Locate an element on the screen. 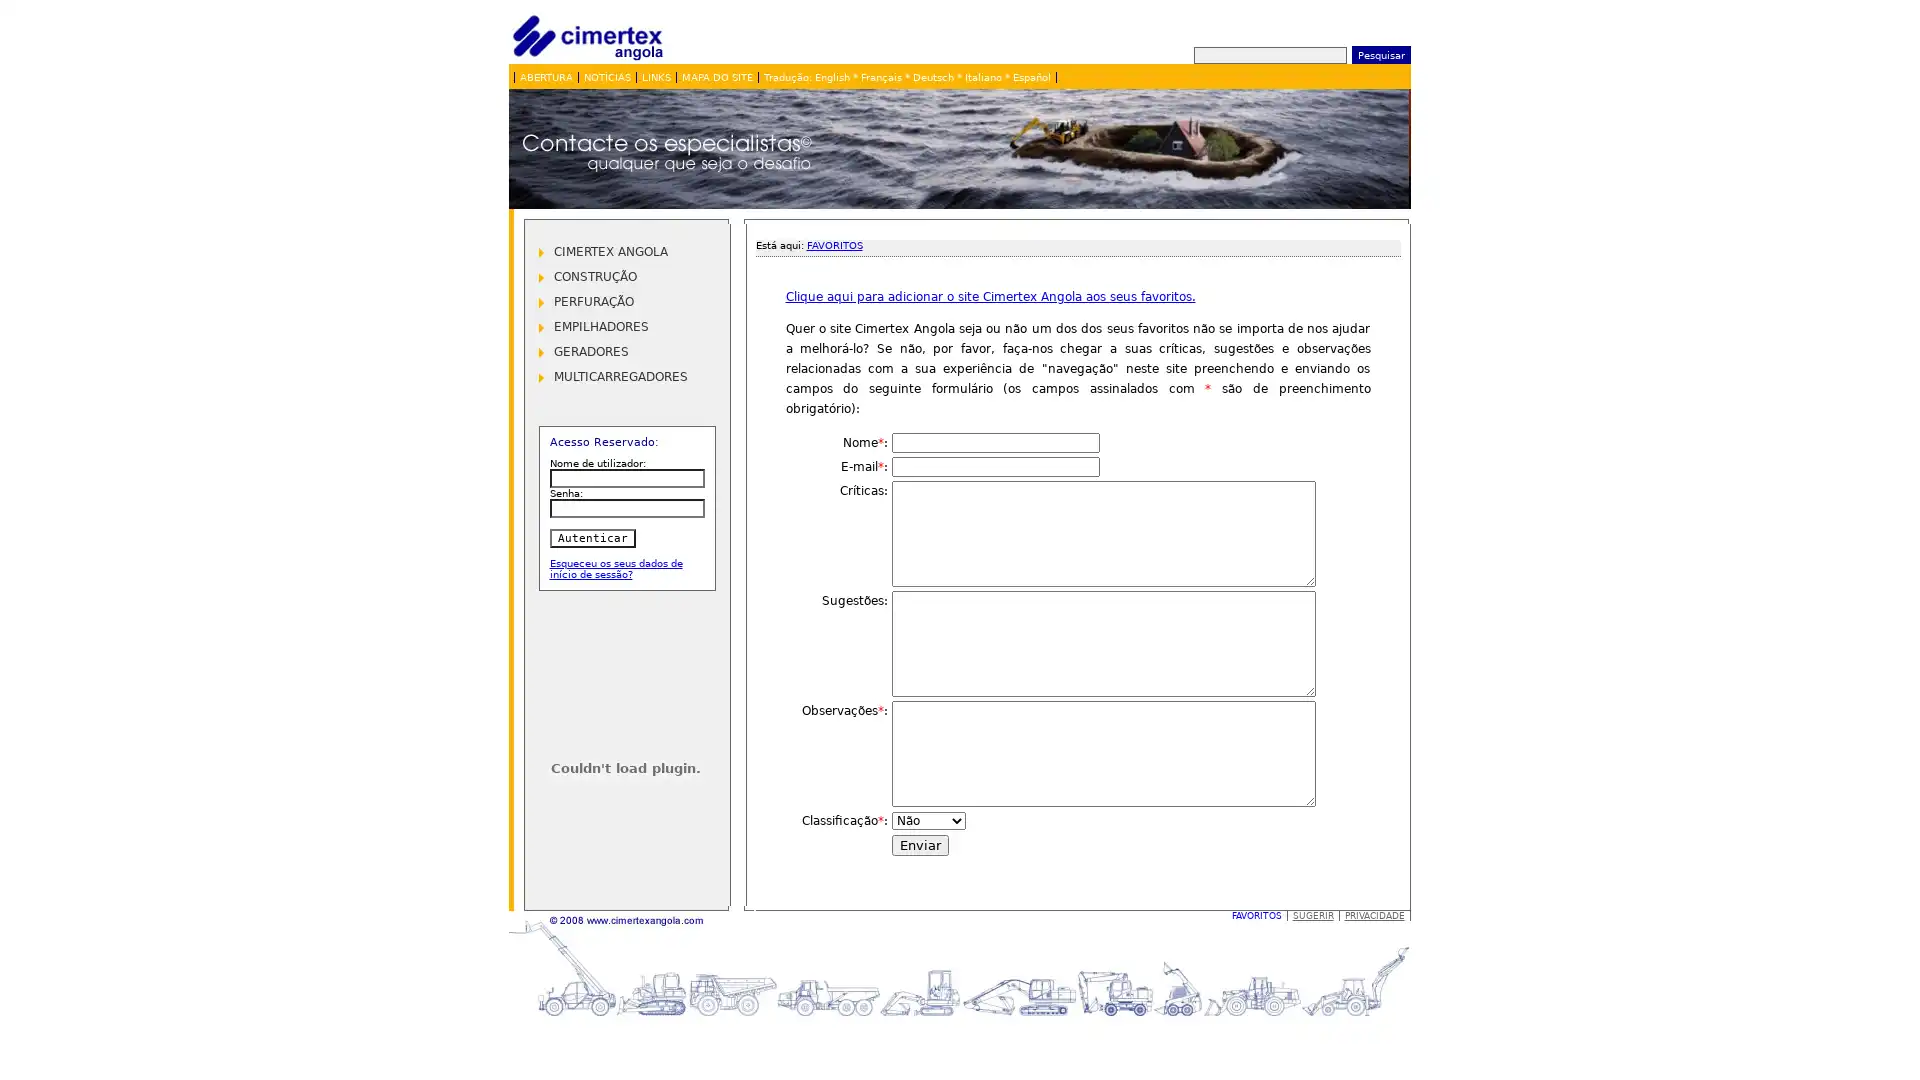 The width and height of the screenshot is (1920, 1080). Pesquisar is located at coordinates (1379, 53).